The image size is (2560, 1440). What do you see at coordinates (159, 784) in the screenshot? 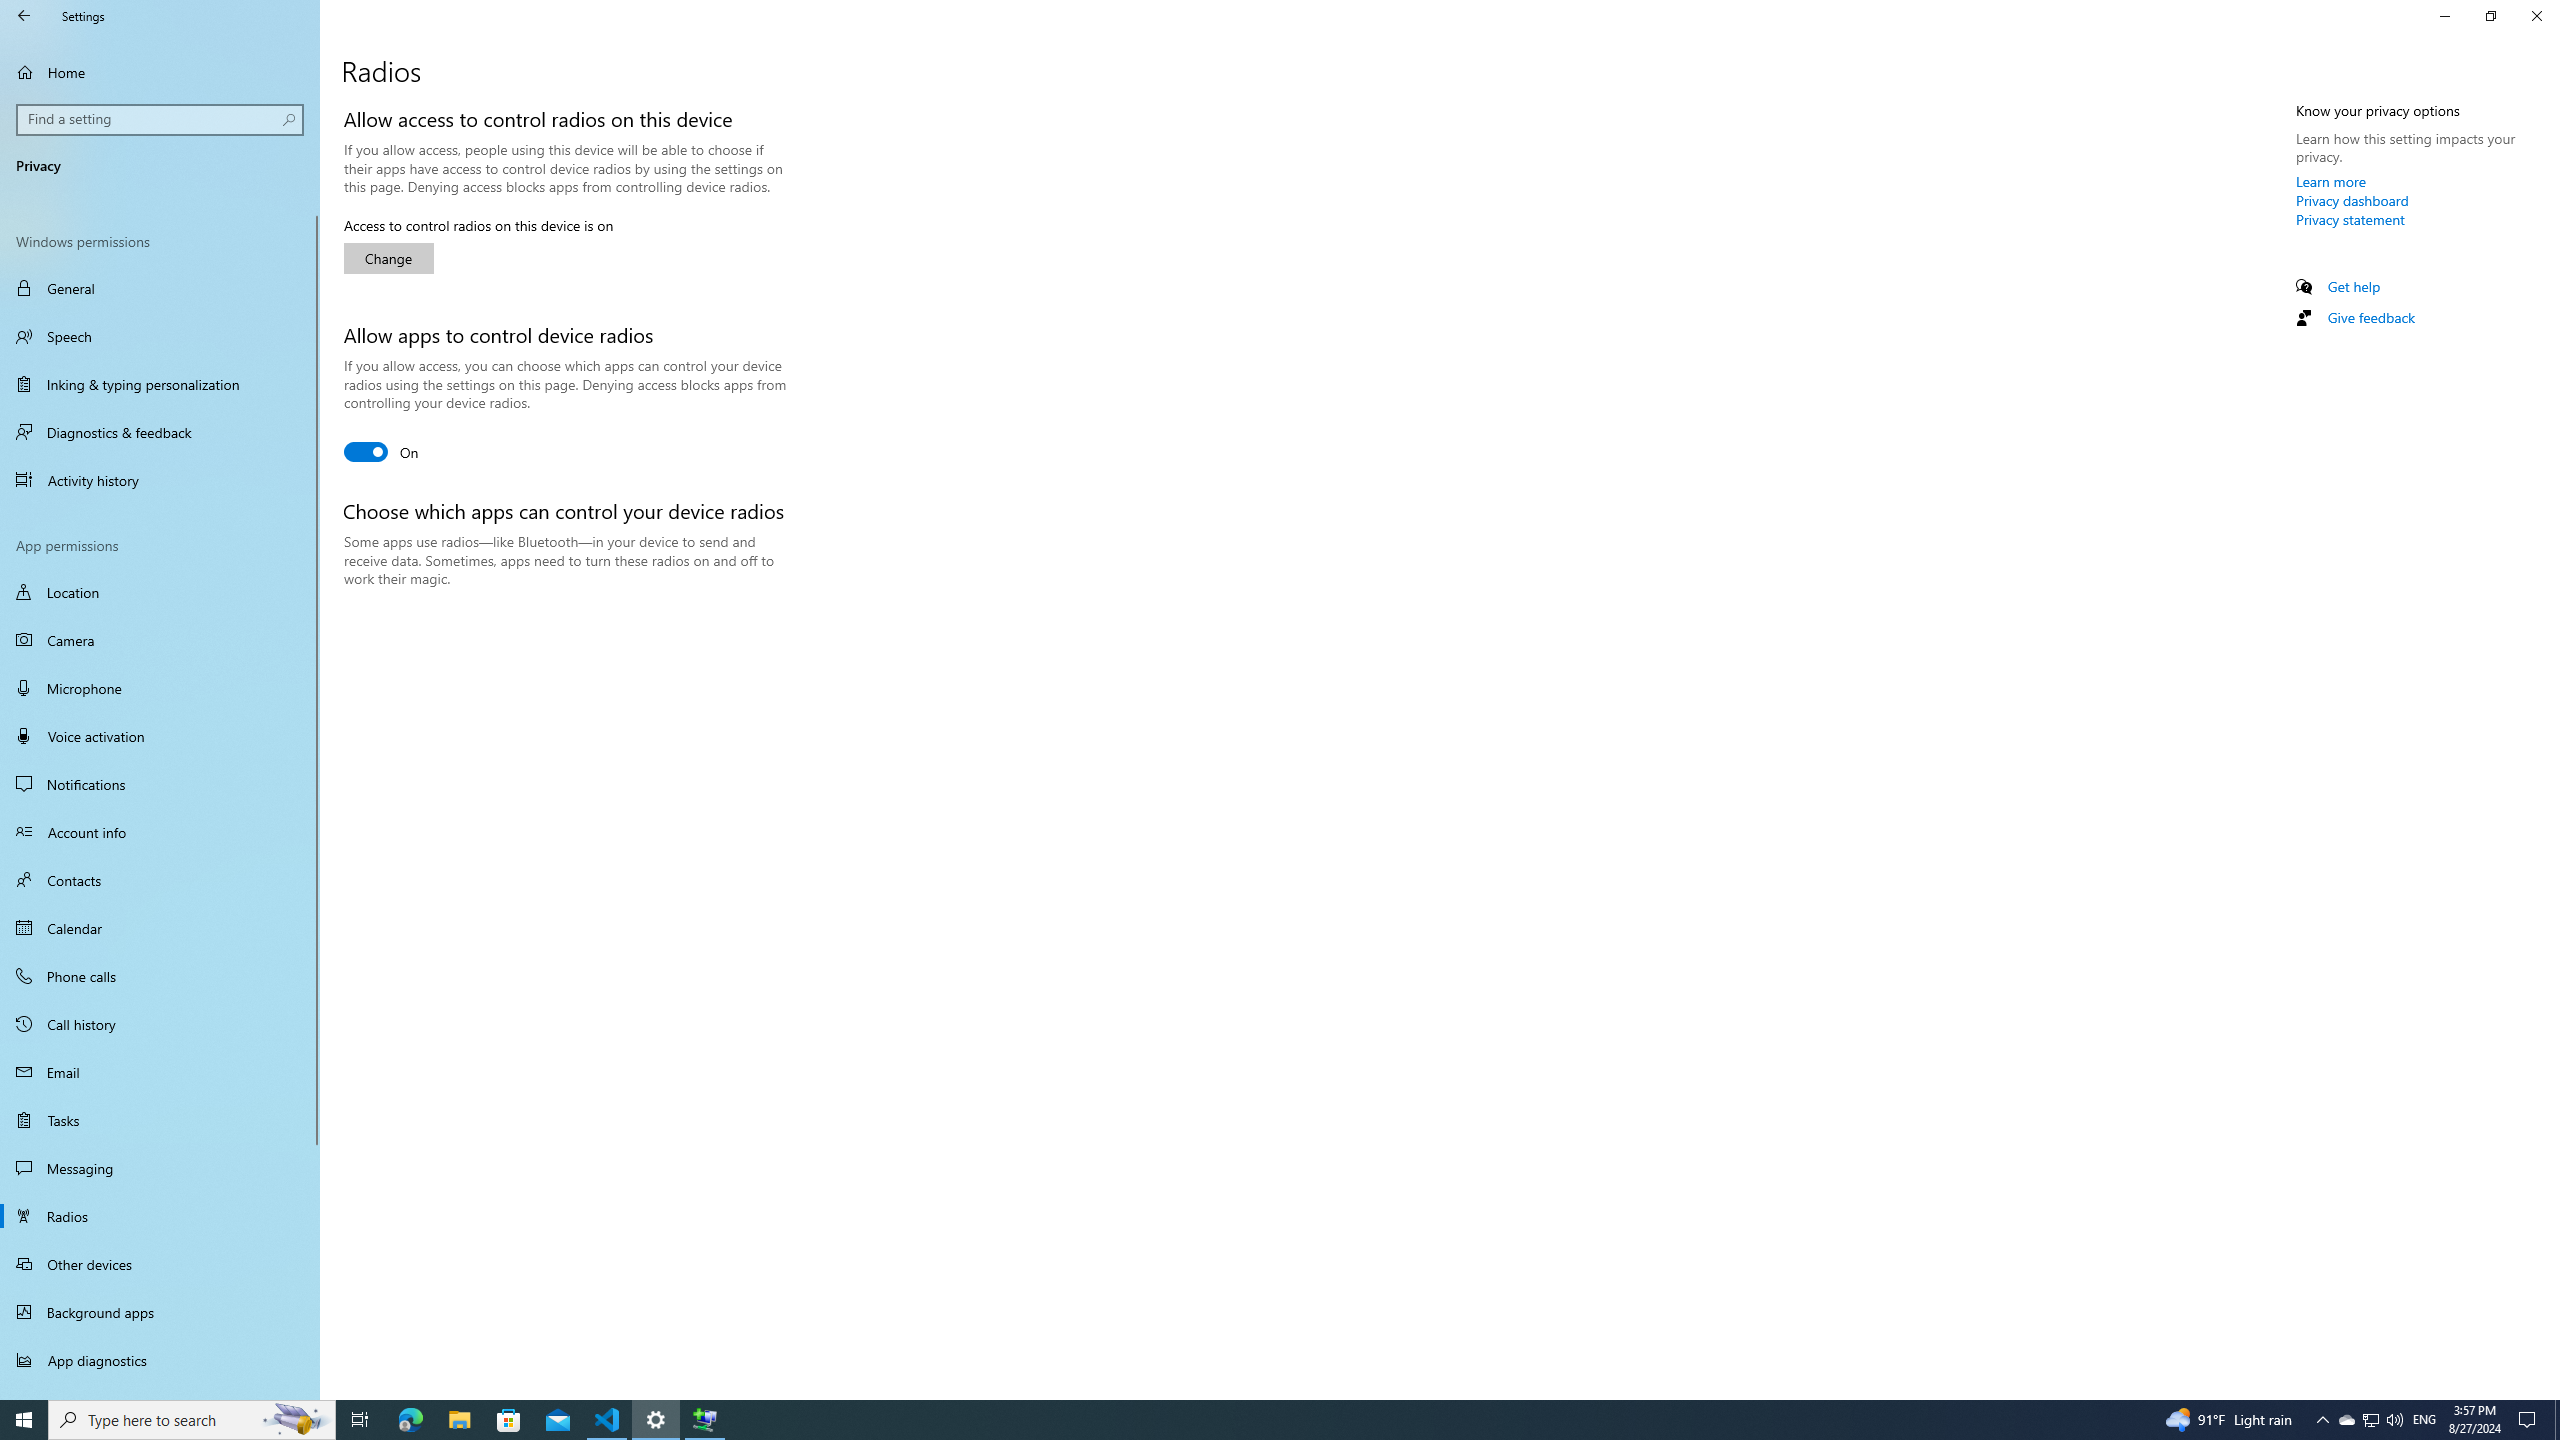
I see `'Notifications'` at bounding box center [159, 784].